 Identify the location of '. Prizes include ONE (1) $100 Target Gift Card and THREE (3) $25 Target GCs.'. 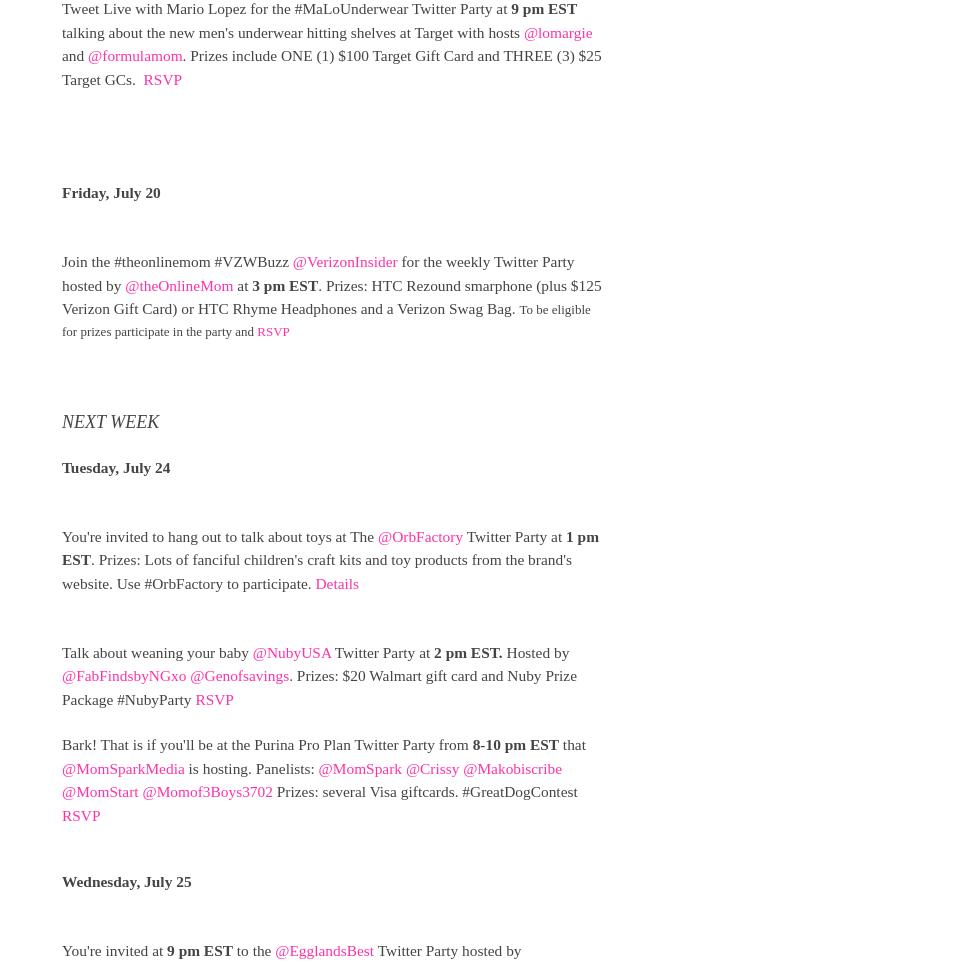
(331, 66).